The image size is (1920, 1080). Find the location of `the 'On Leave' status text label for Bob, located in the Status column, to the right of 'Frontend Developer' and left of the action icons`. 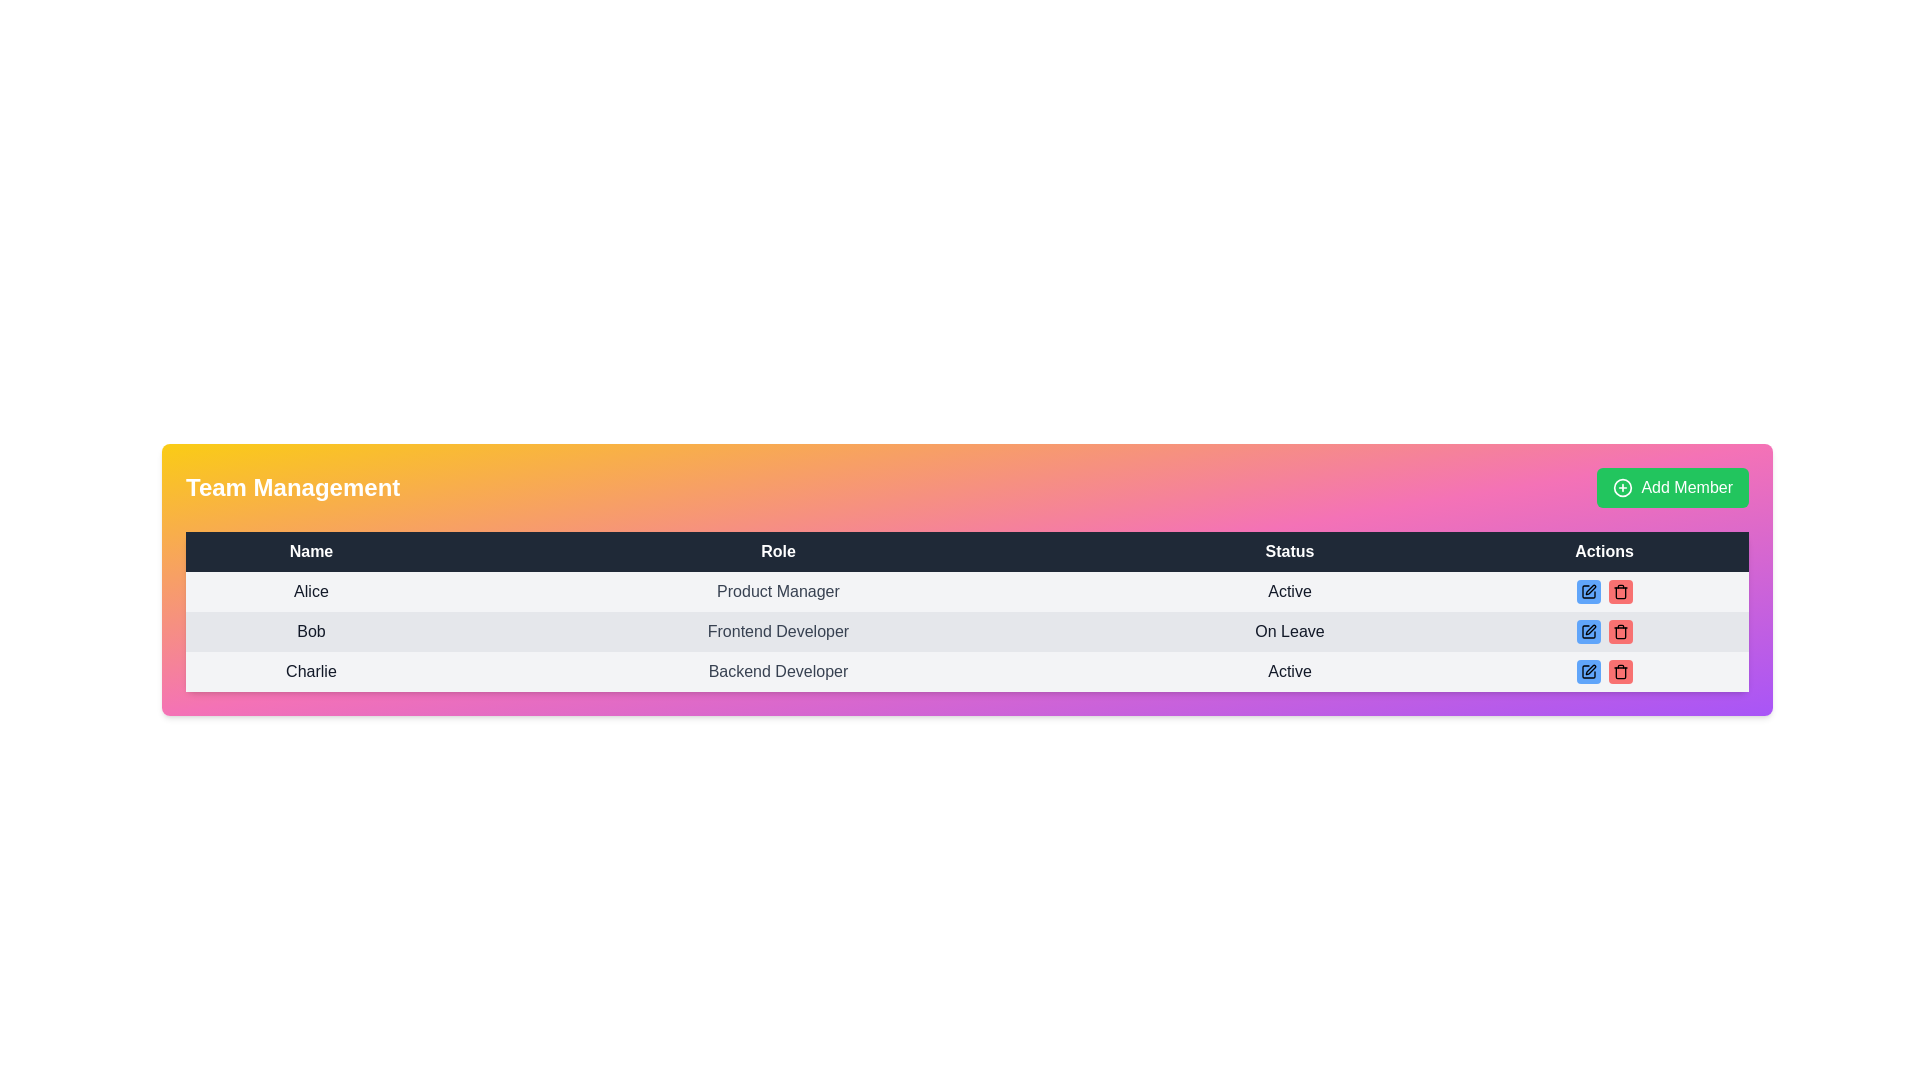

the 'On Leave' status text label for Bob, located in the Status column, to the right of 'Frontend Developer' and left of the action icons is located at coordinates (1290, 632).